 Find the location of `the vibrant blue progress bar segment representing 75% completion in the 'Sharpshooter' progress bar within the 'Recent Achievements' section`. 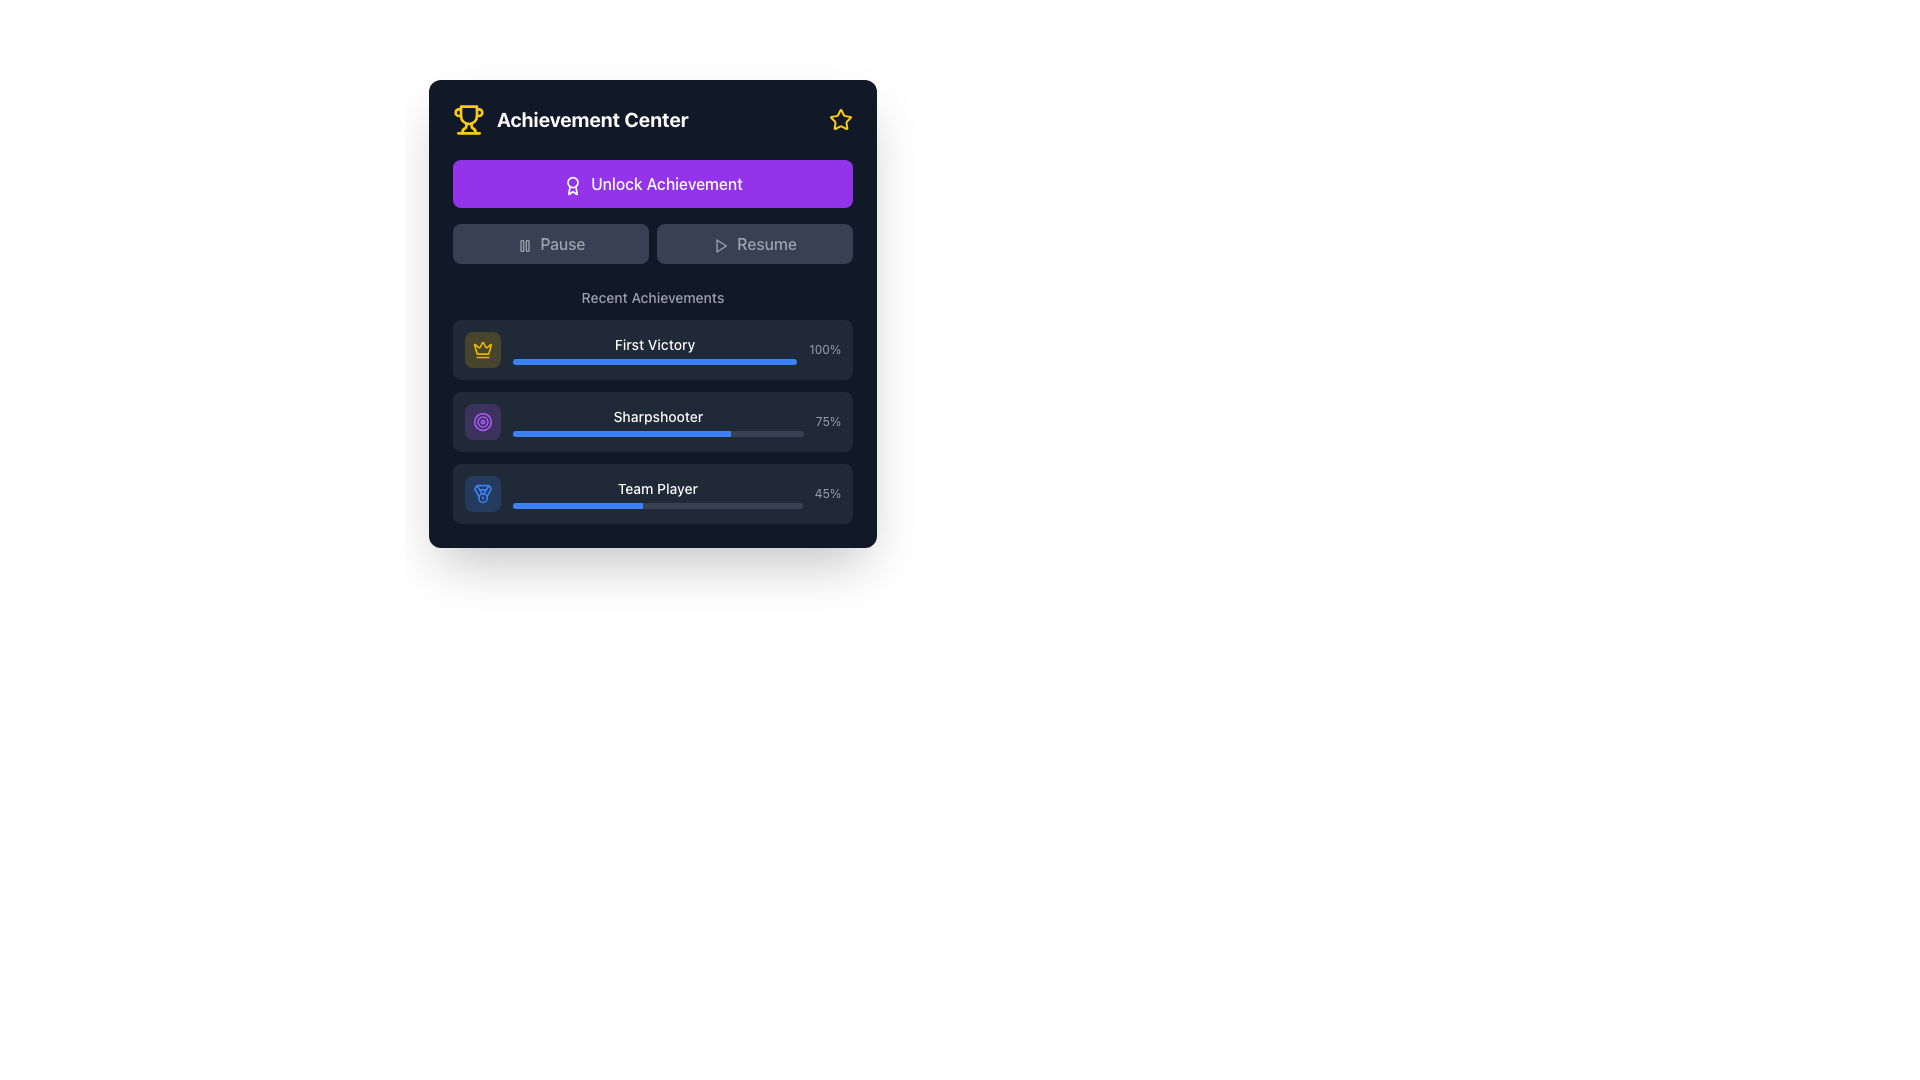

the vibrant blue progress bar segment representing 75% completion in the 'Sharpshooter' progress bar within the 'Recent Achievements' section is located at coordinates (621, 433).